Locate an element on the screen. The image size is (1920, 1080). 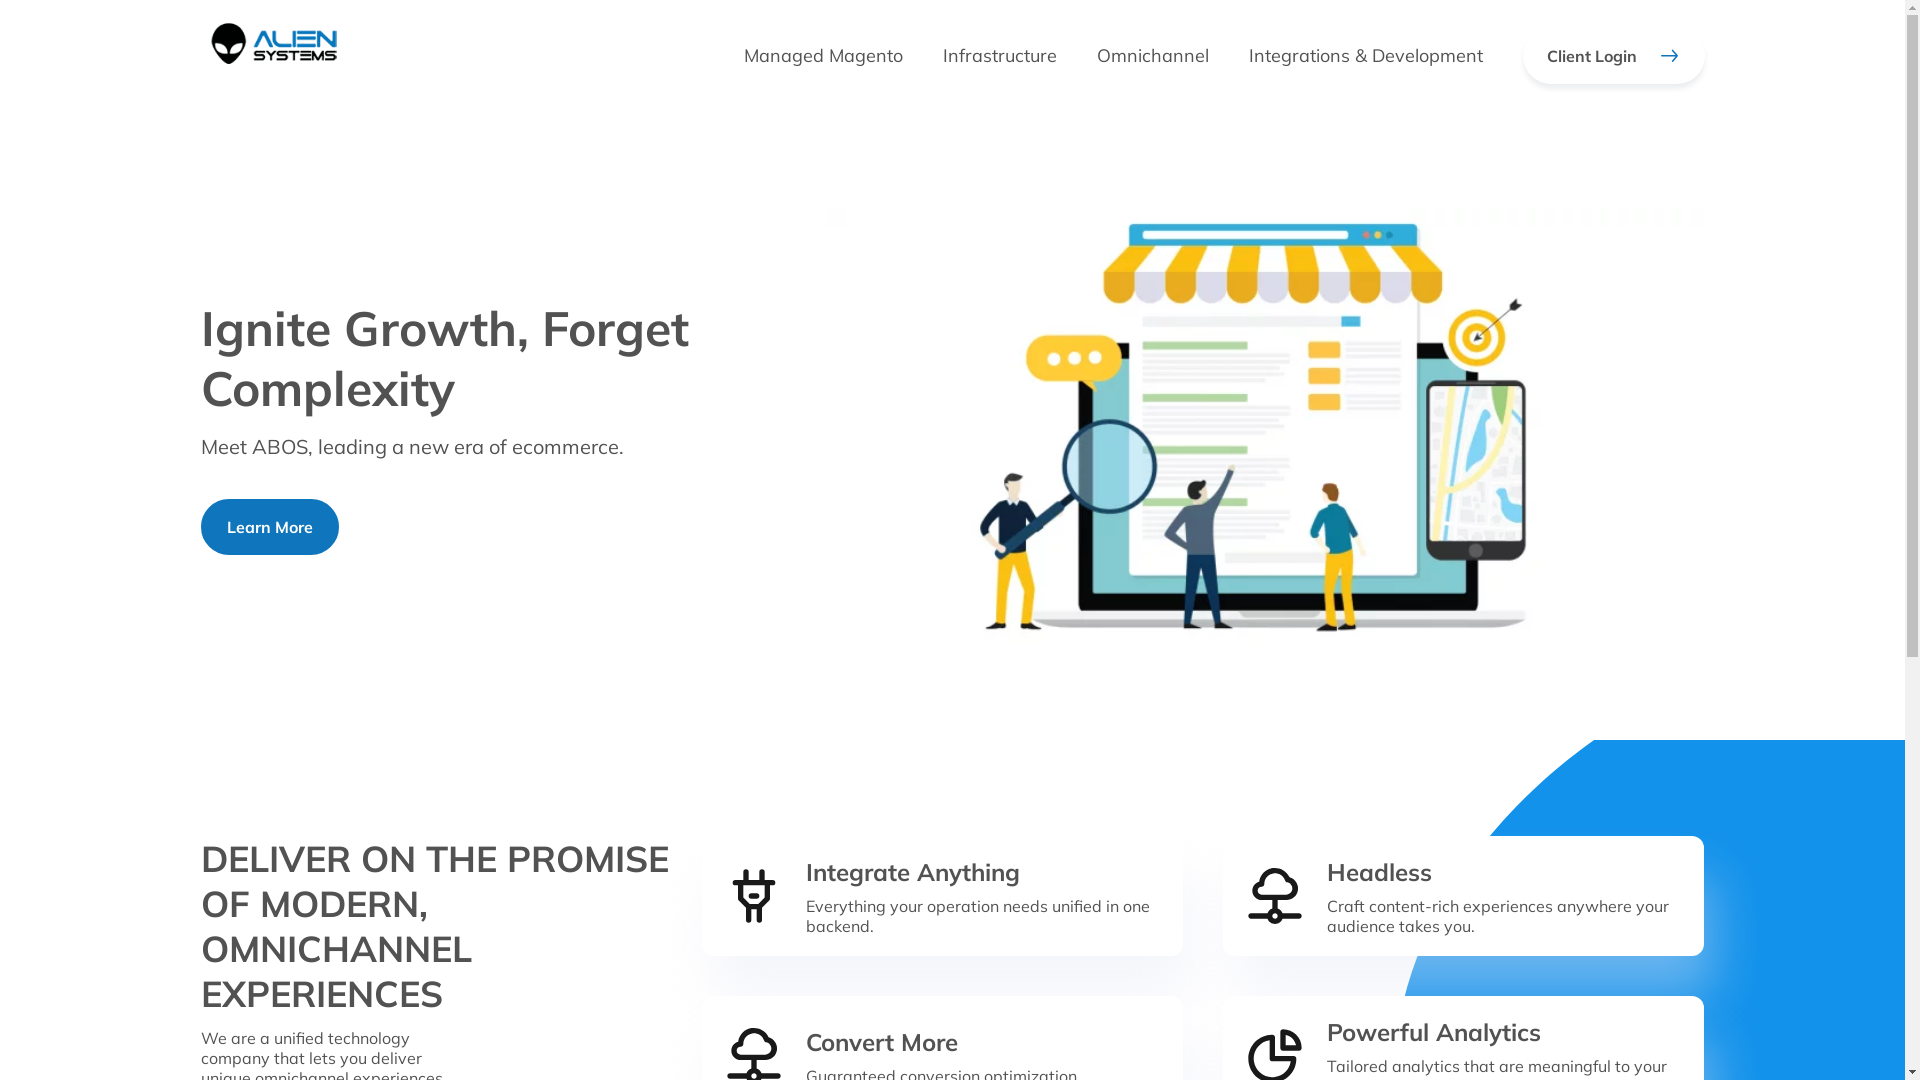
'Omnichannel' is located at coordinates (1152, 54).